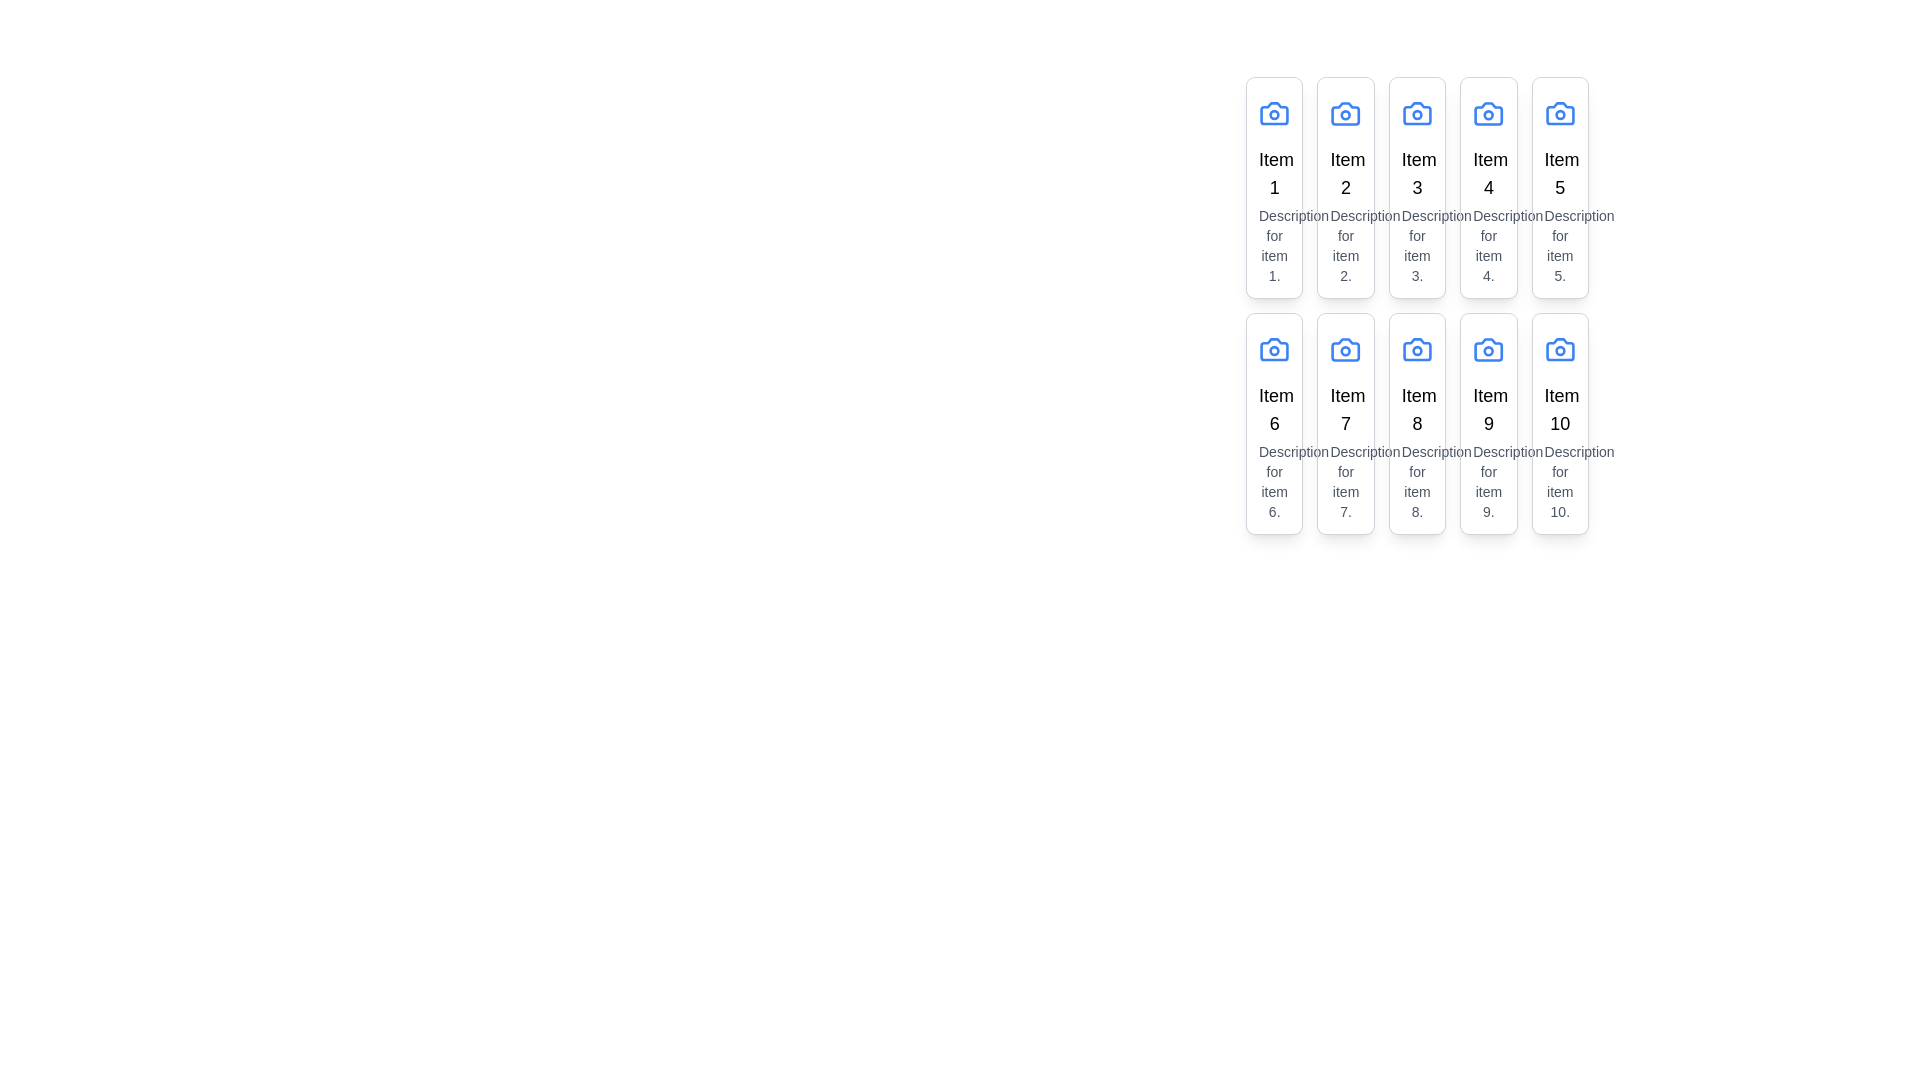 The width and height of the screenshot is (1920, 1080). I want to click on the text label that reads 'Description for item 4.' located below the header 'Item 4' in the fourth item card, so click(1488, 245).